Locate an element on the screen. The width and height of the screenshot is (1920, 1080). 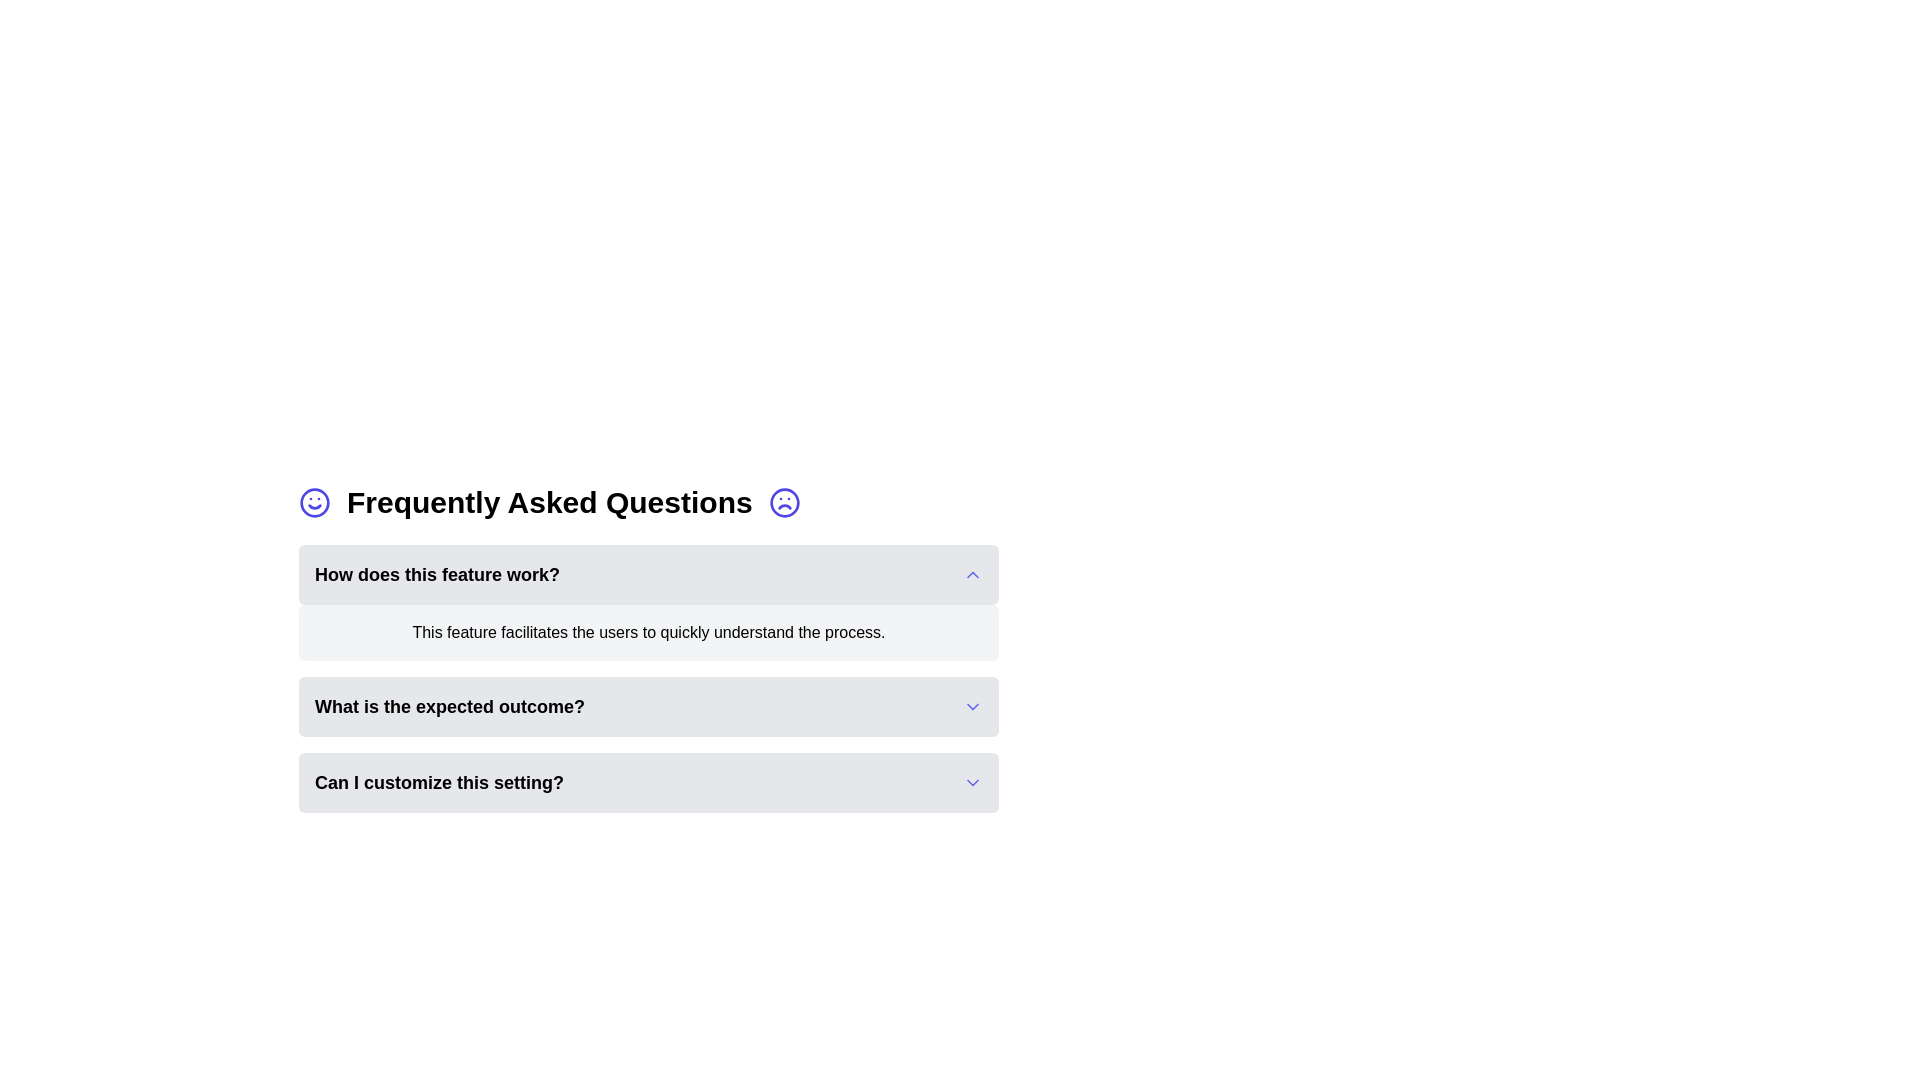
the frown expression circular icon with a purple outline, located to the right of the 'Frequently Asked Questions' text is located at coordinates (783, 501).